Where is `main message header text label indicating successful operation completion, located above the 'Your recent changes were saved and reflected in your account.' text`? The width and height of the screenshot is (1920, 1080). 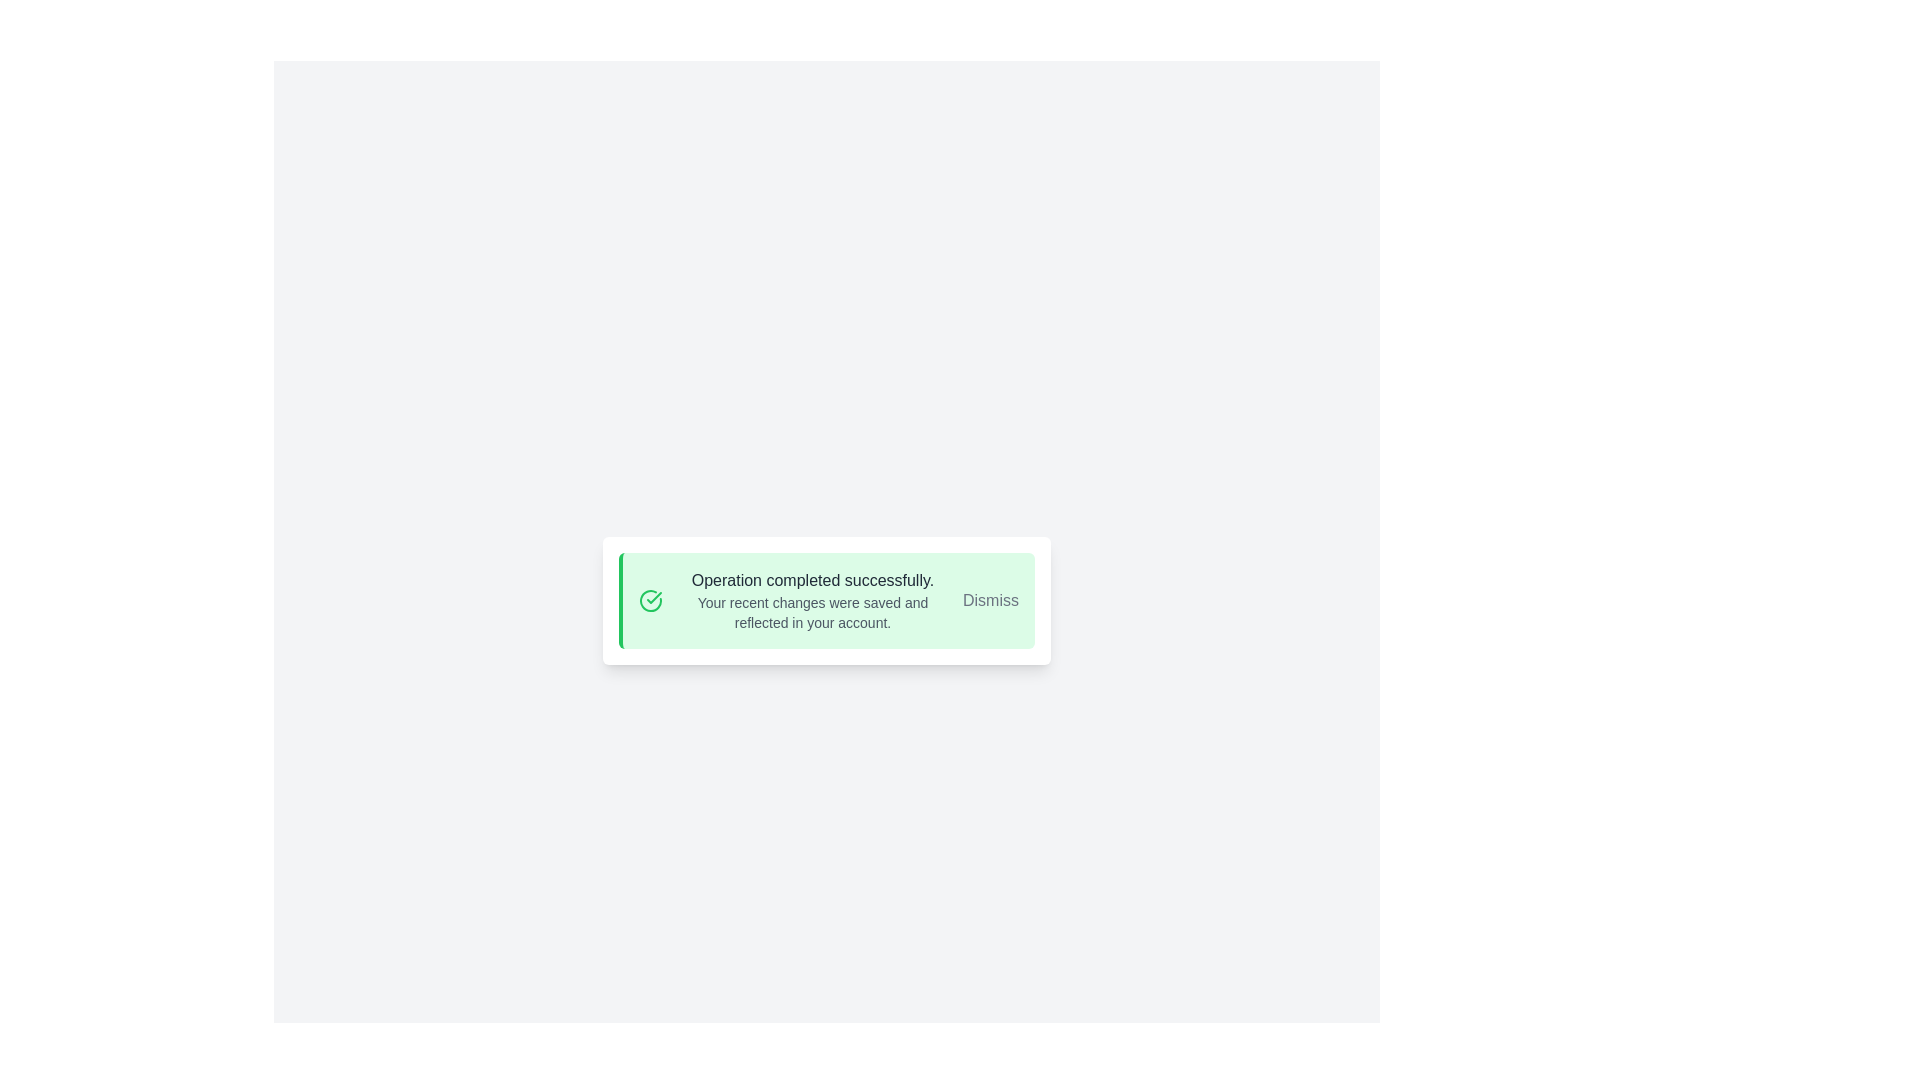 main message header text label indicating successful operation completion, located above the 'Your recent changes were saved and reflected in your account.' text is located at coordinates (812, 581).